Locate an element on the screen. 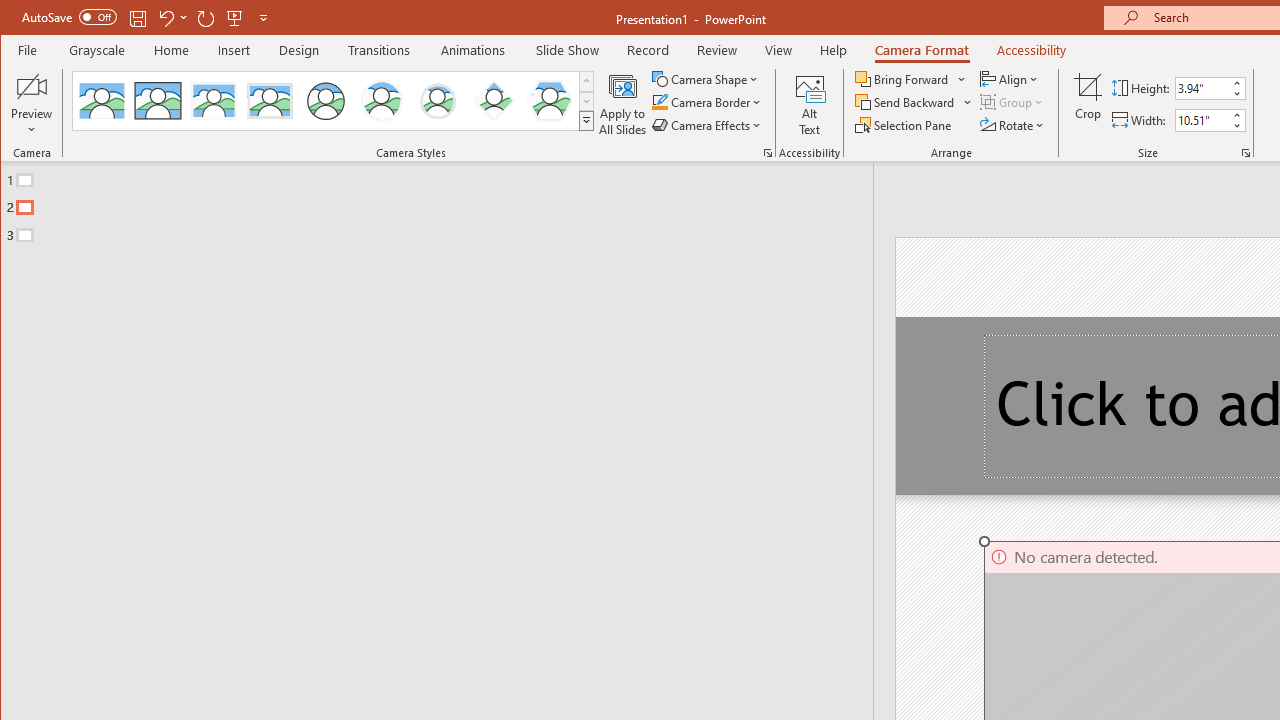 This screenshot has width=1280, height=720. 'Customize Quick Access Toolbar' is located at coordinates (262, 17).